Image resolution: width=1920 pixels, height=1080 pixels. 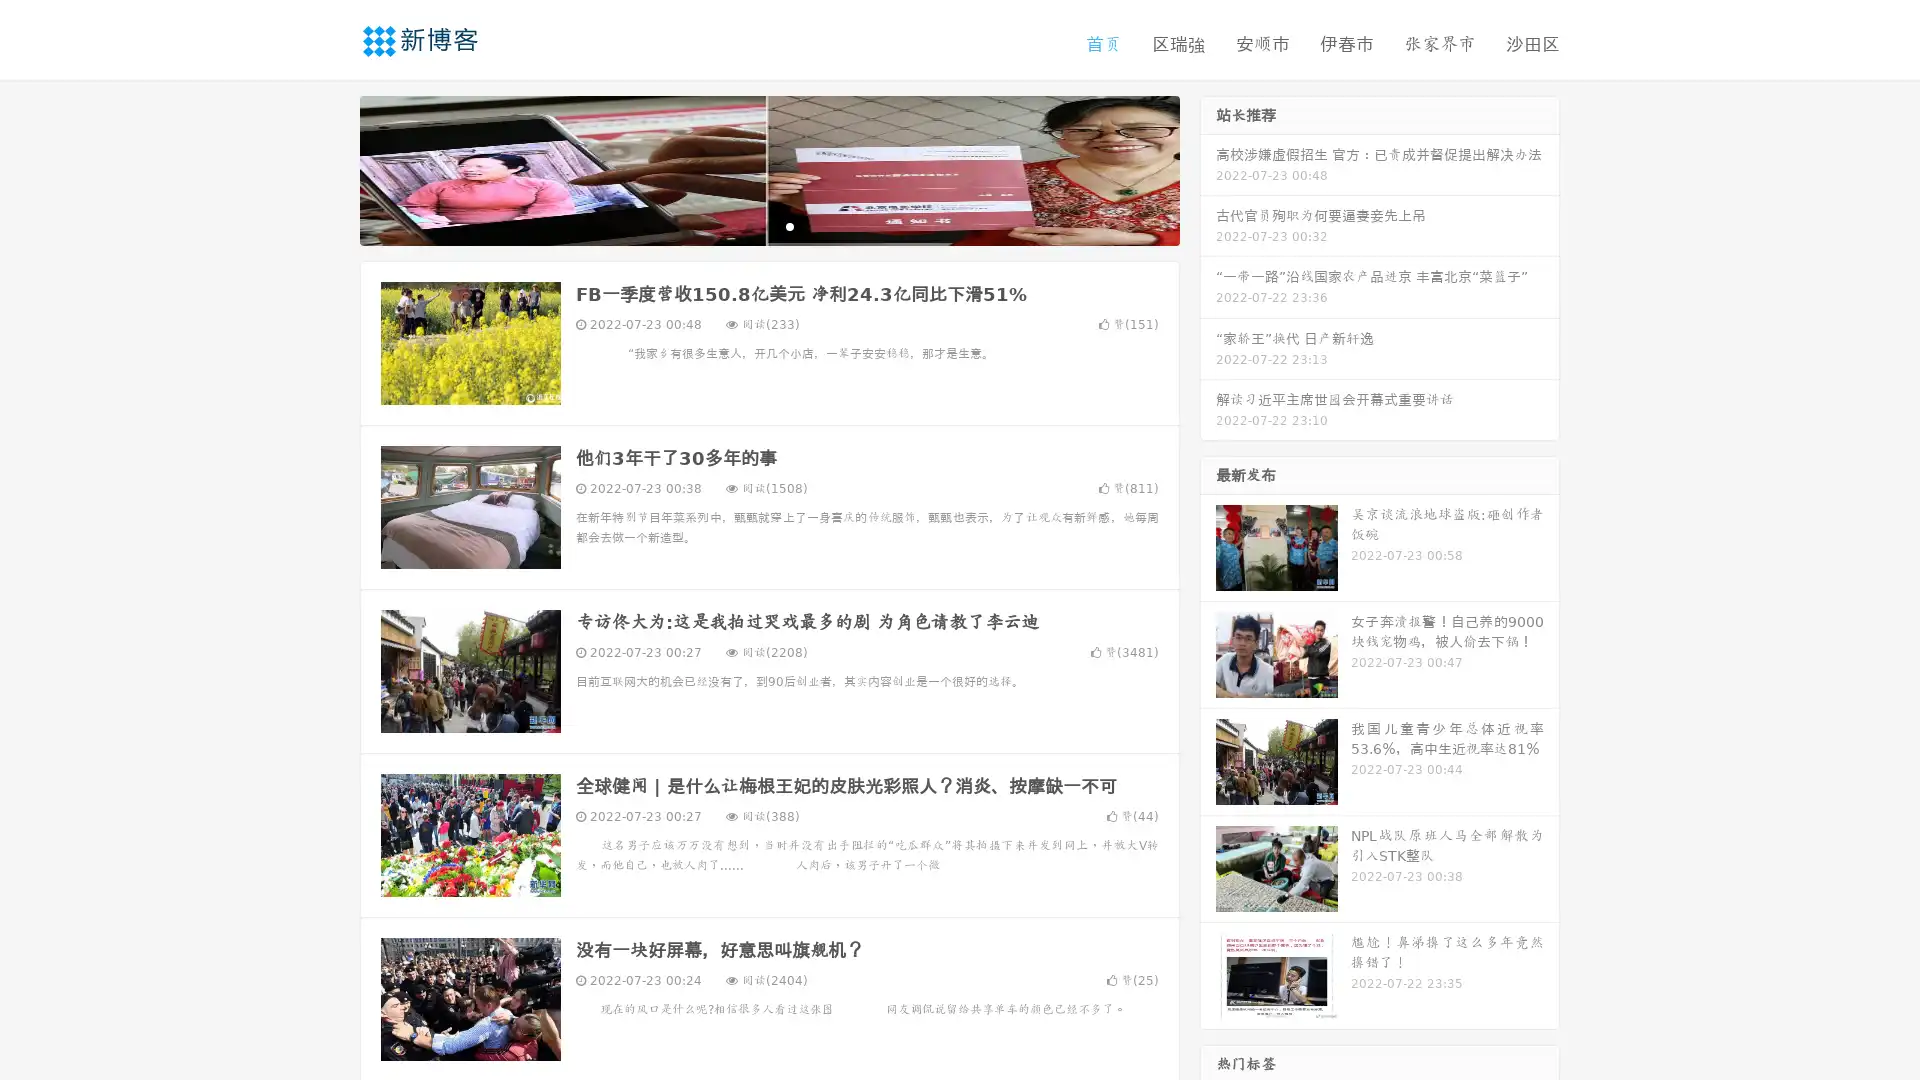 I want to click on Next slide, so click(x=1208, y=168).